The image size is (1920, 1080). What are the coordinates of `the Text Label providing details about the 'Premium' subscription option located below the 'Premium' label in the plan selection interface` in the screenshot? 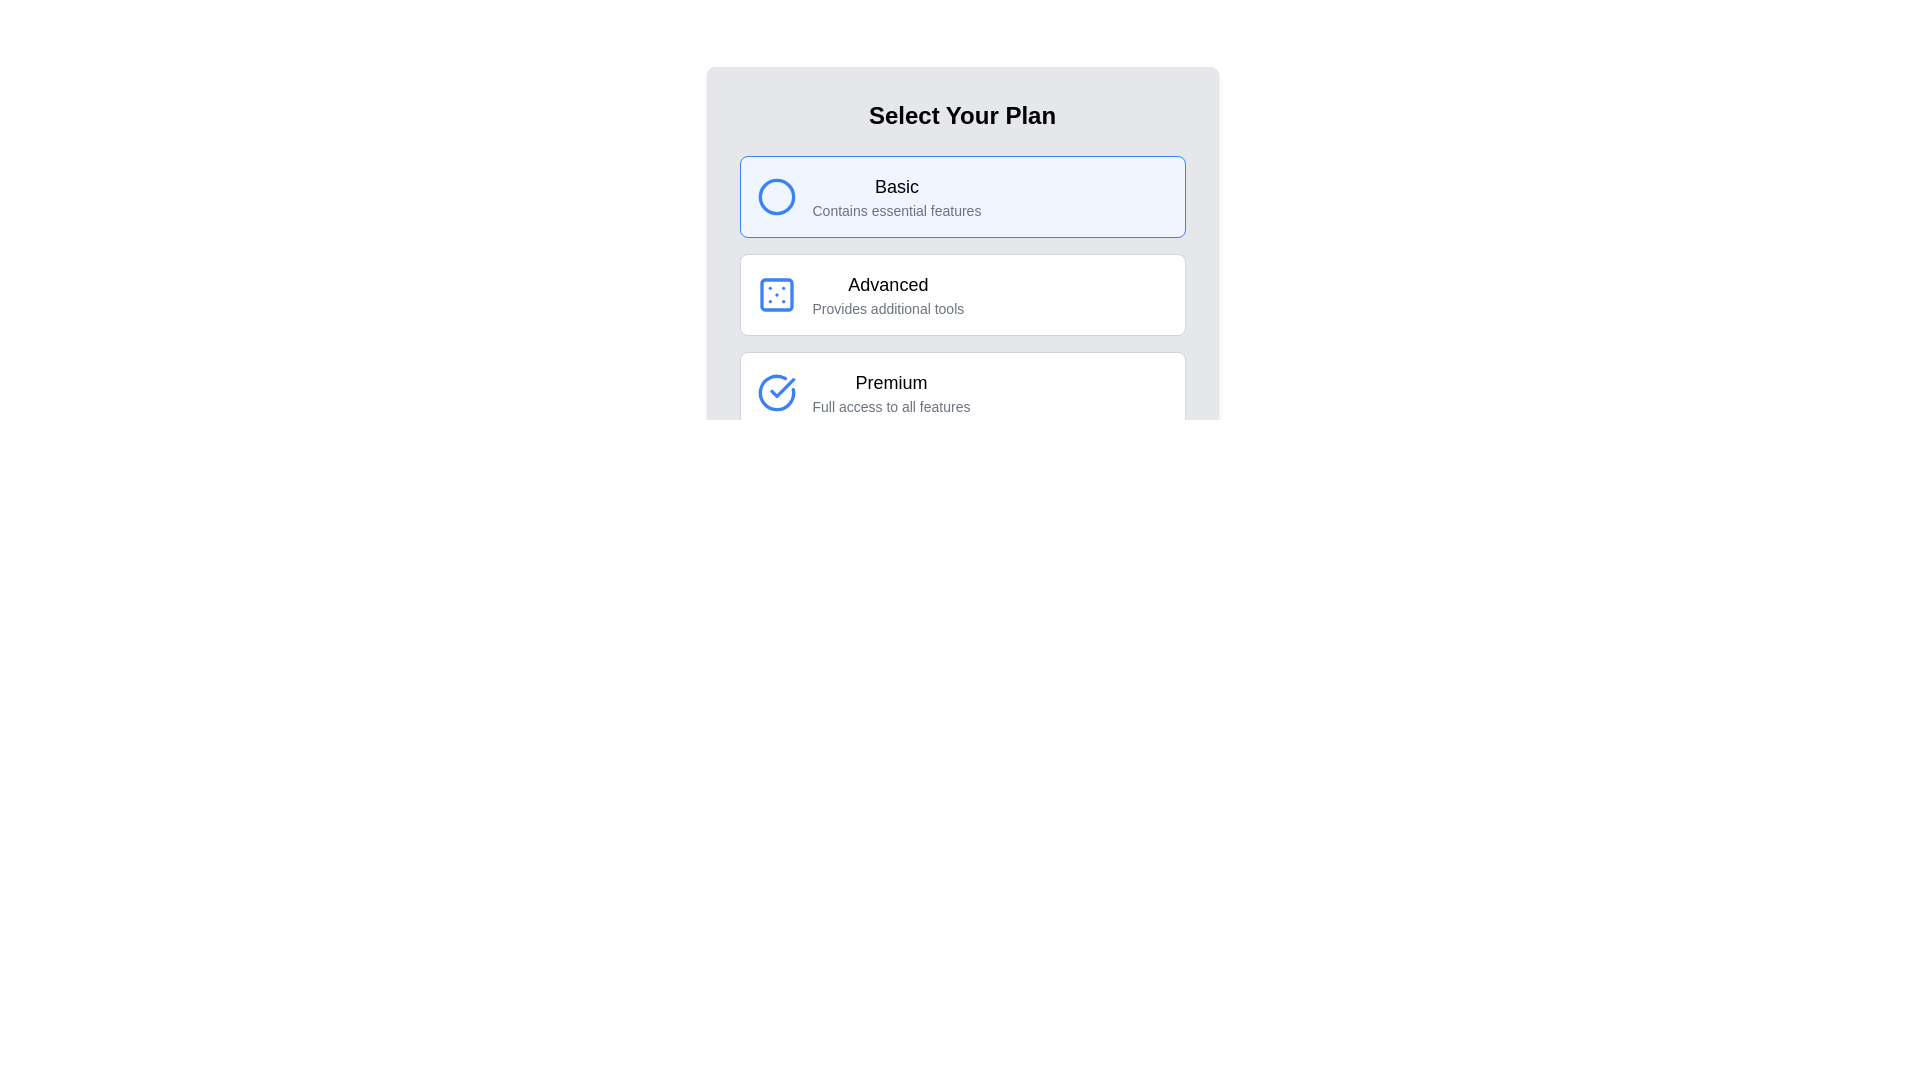 It's located at (890, 406).